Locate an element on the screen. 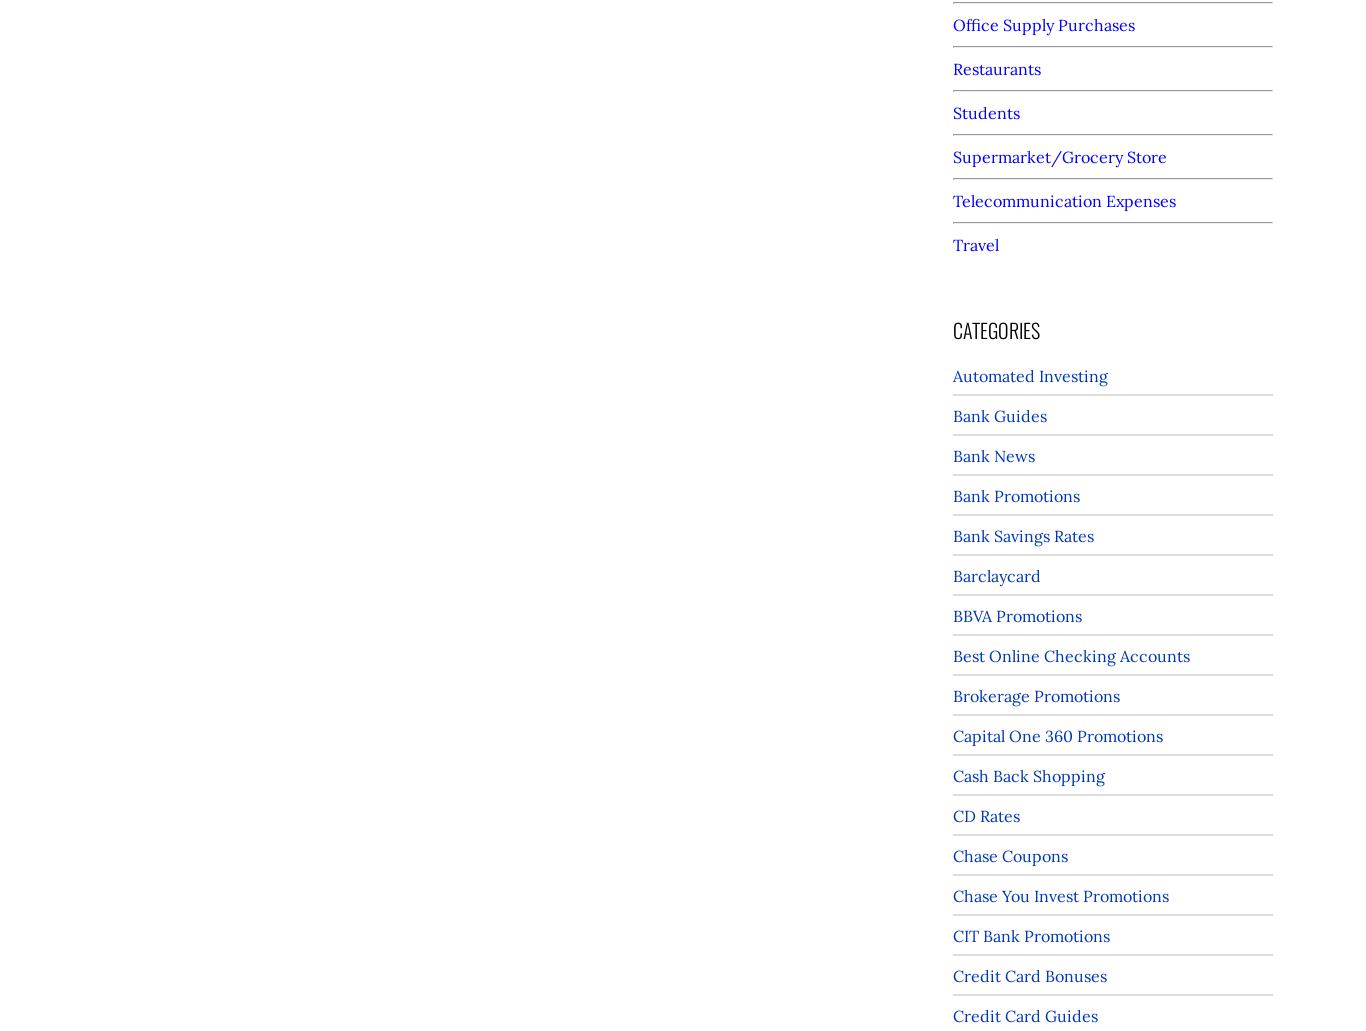  'Best Online Checking Accounts' is located at coordinates (953, 656).